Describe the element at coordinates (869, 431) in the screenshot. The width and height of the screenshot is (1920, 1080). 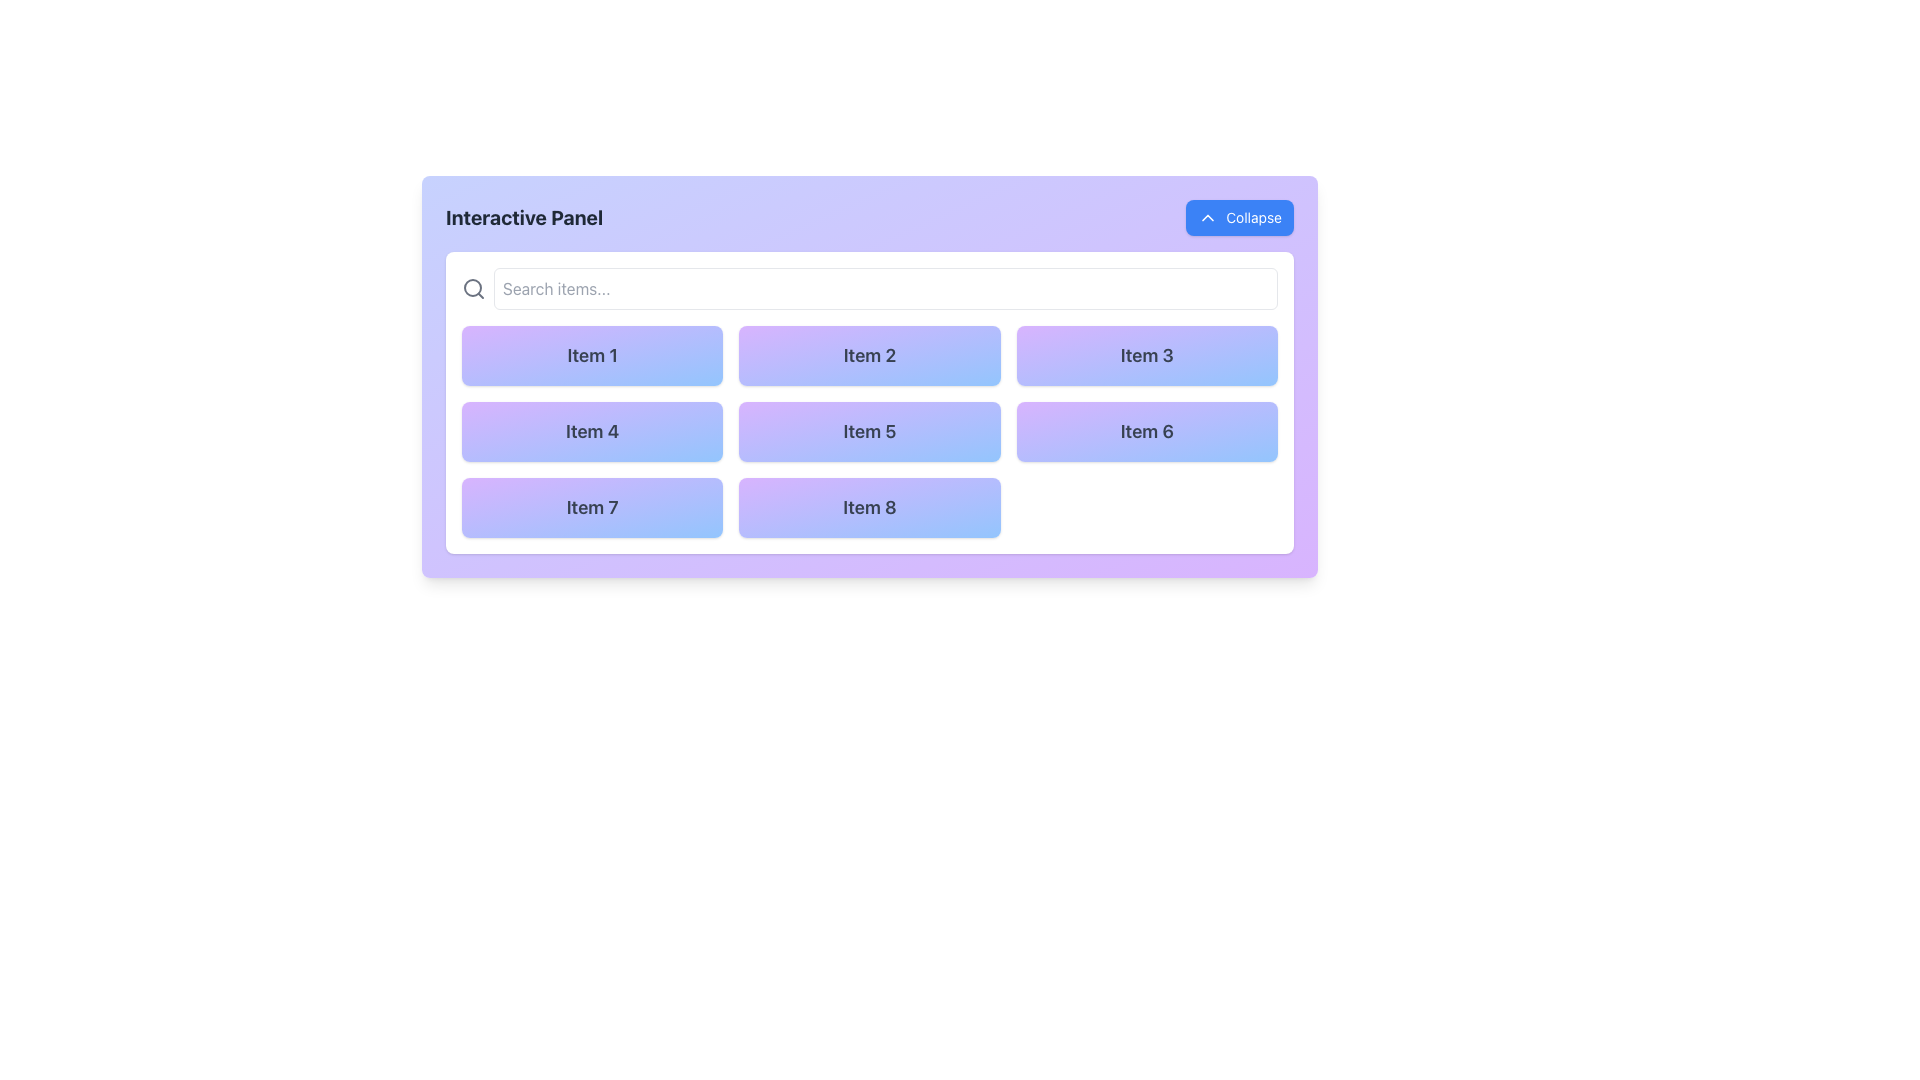
I see `the Card item labeled 'Item 5', which is a rectangular component with a gradient background and rounded corners, located in the second row and middle column of the grid layout` at that location.